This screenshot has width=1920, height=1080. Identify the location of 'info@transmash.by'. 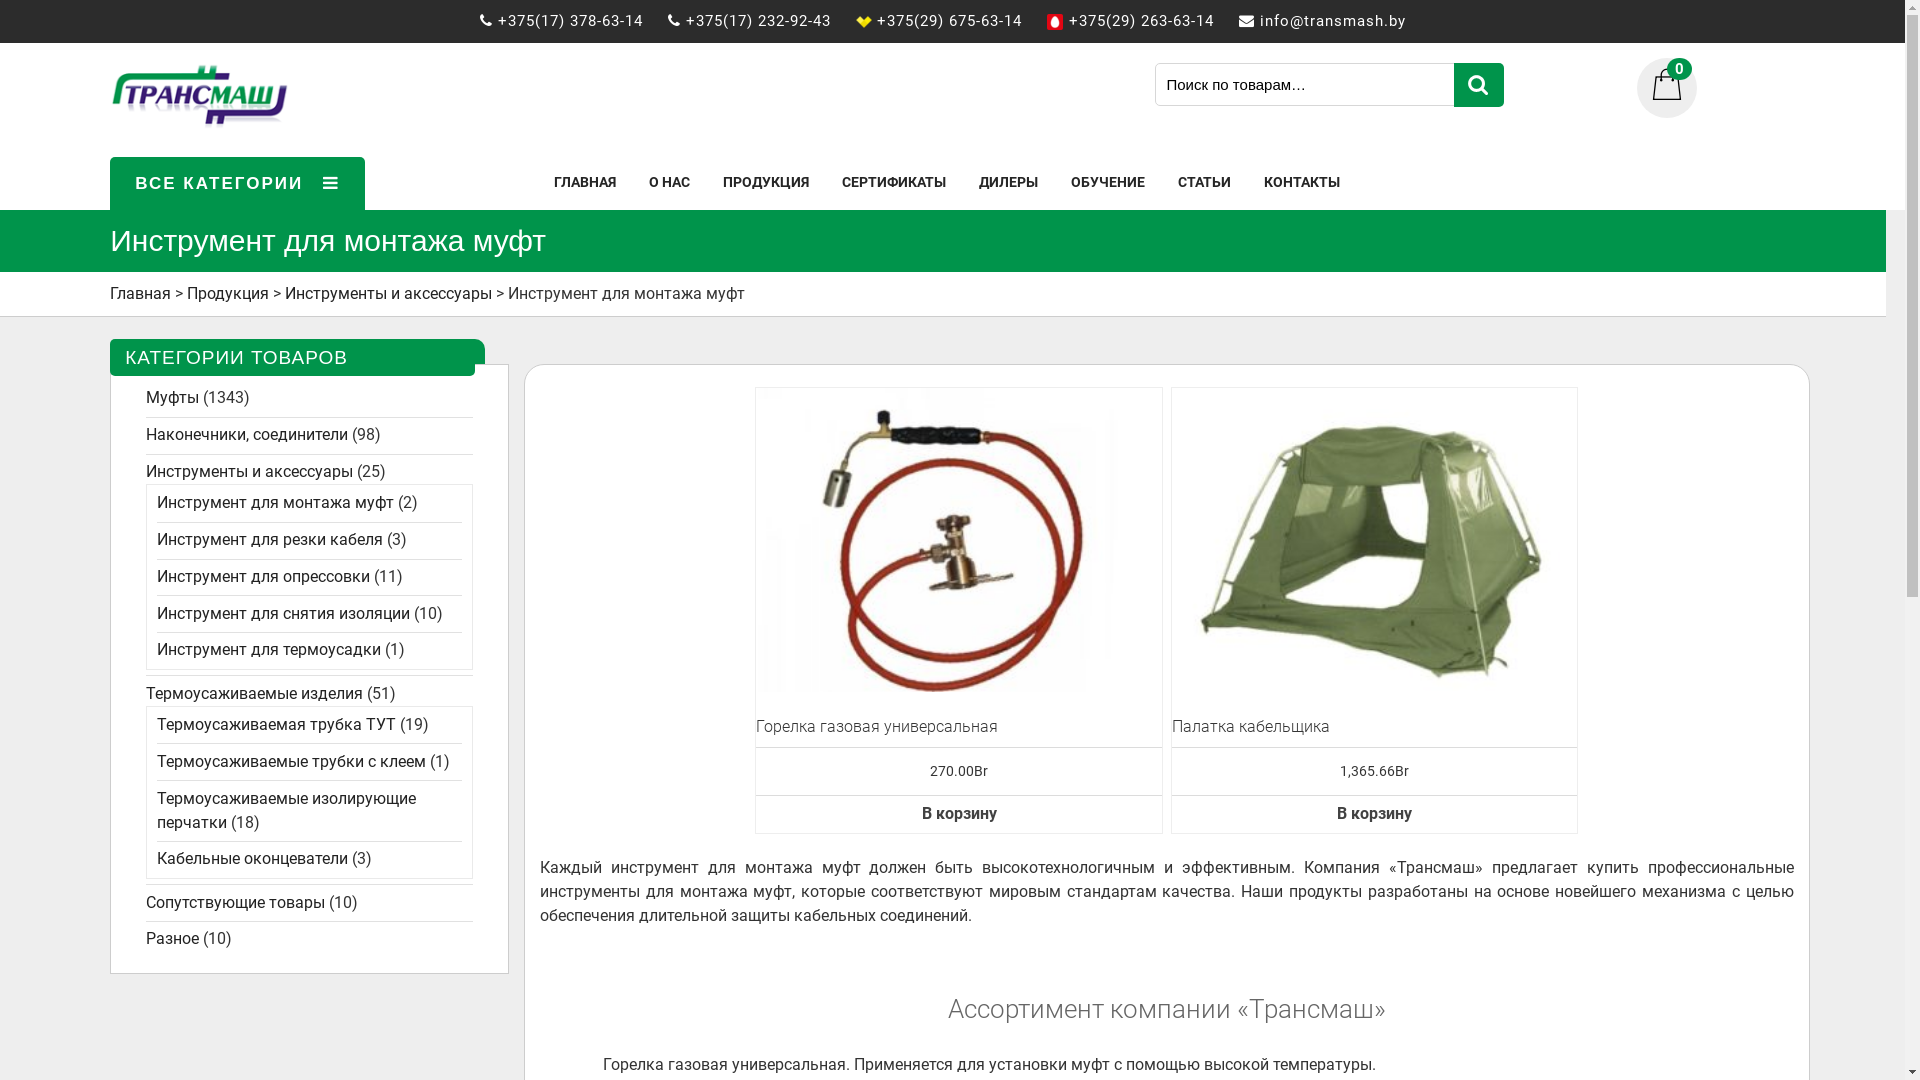
(1343, 20).